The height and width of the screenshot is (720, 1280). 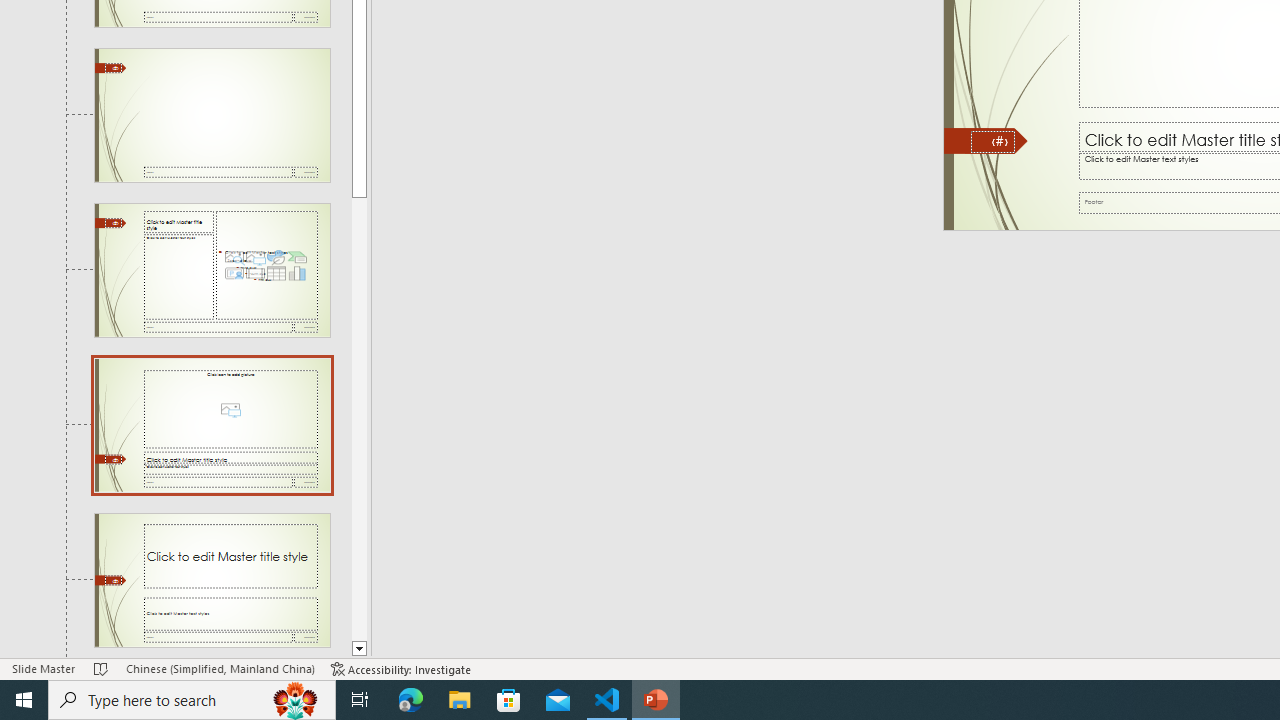 I want to click on 'Slide Number', so click(x=993, y=140).